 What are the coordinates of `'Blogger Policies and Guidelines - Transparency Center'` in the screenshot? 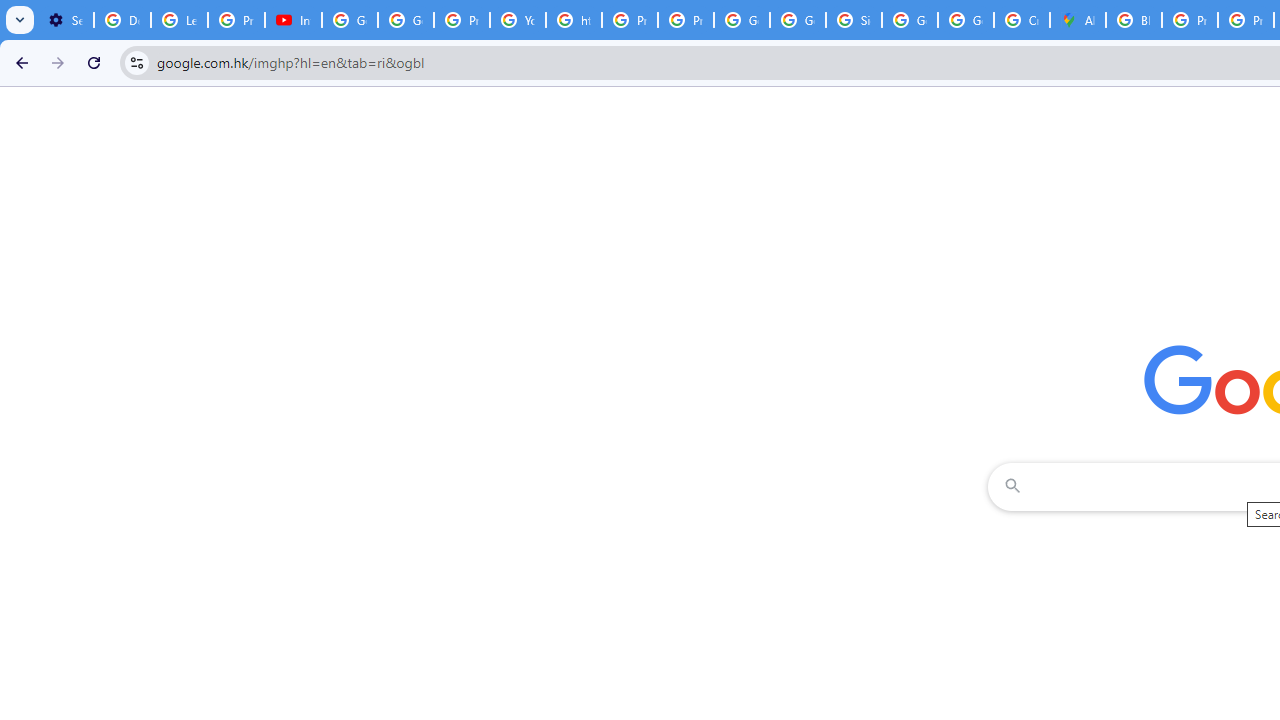 It's located at (1134, 20).